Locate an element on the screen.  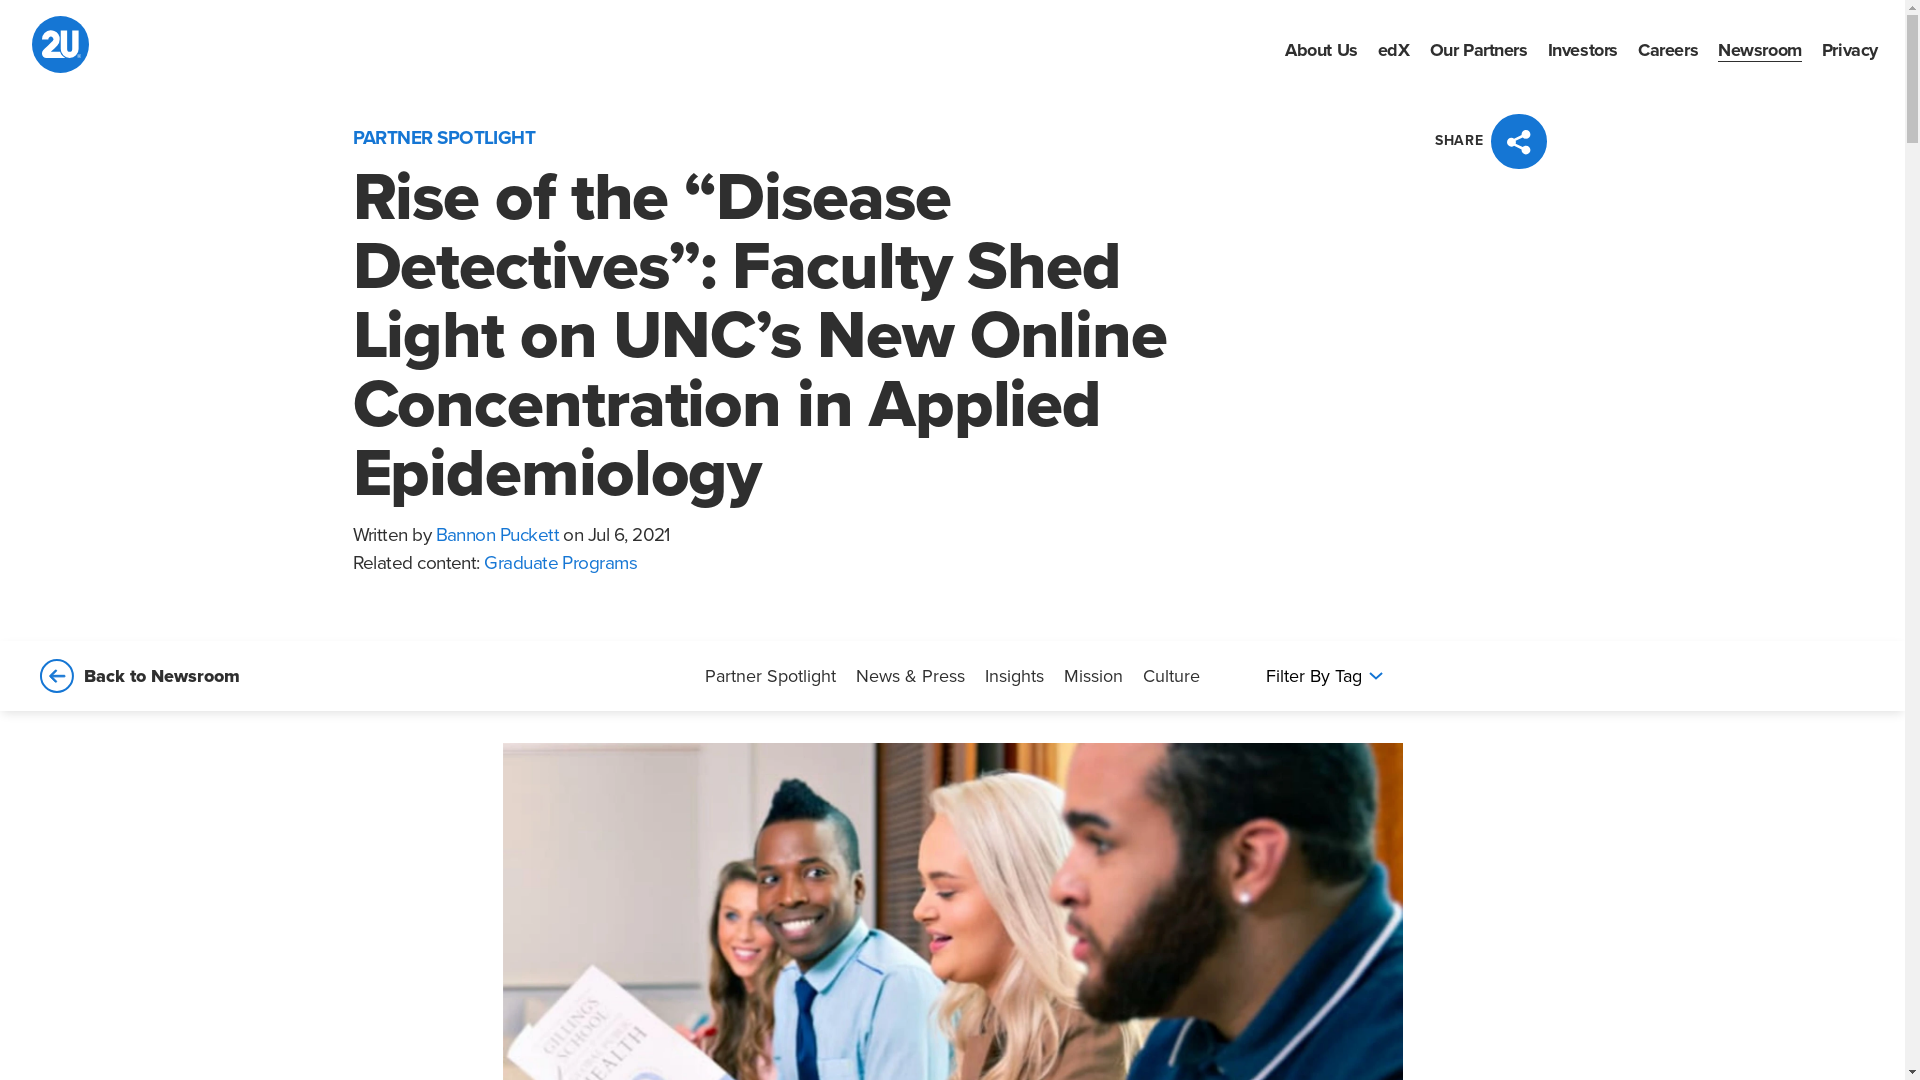
'Privacy' is located at coordinates (1848, 48).